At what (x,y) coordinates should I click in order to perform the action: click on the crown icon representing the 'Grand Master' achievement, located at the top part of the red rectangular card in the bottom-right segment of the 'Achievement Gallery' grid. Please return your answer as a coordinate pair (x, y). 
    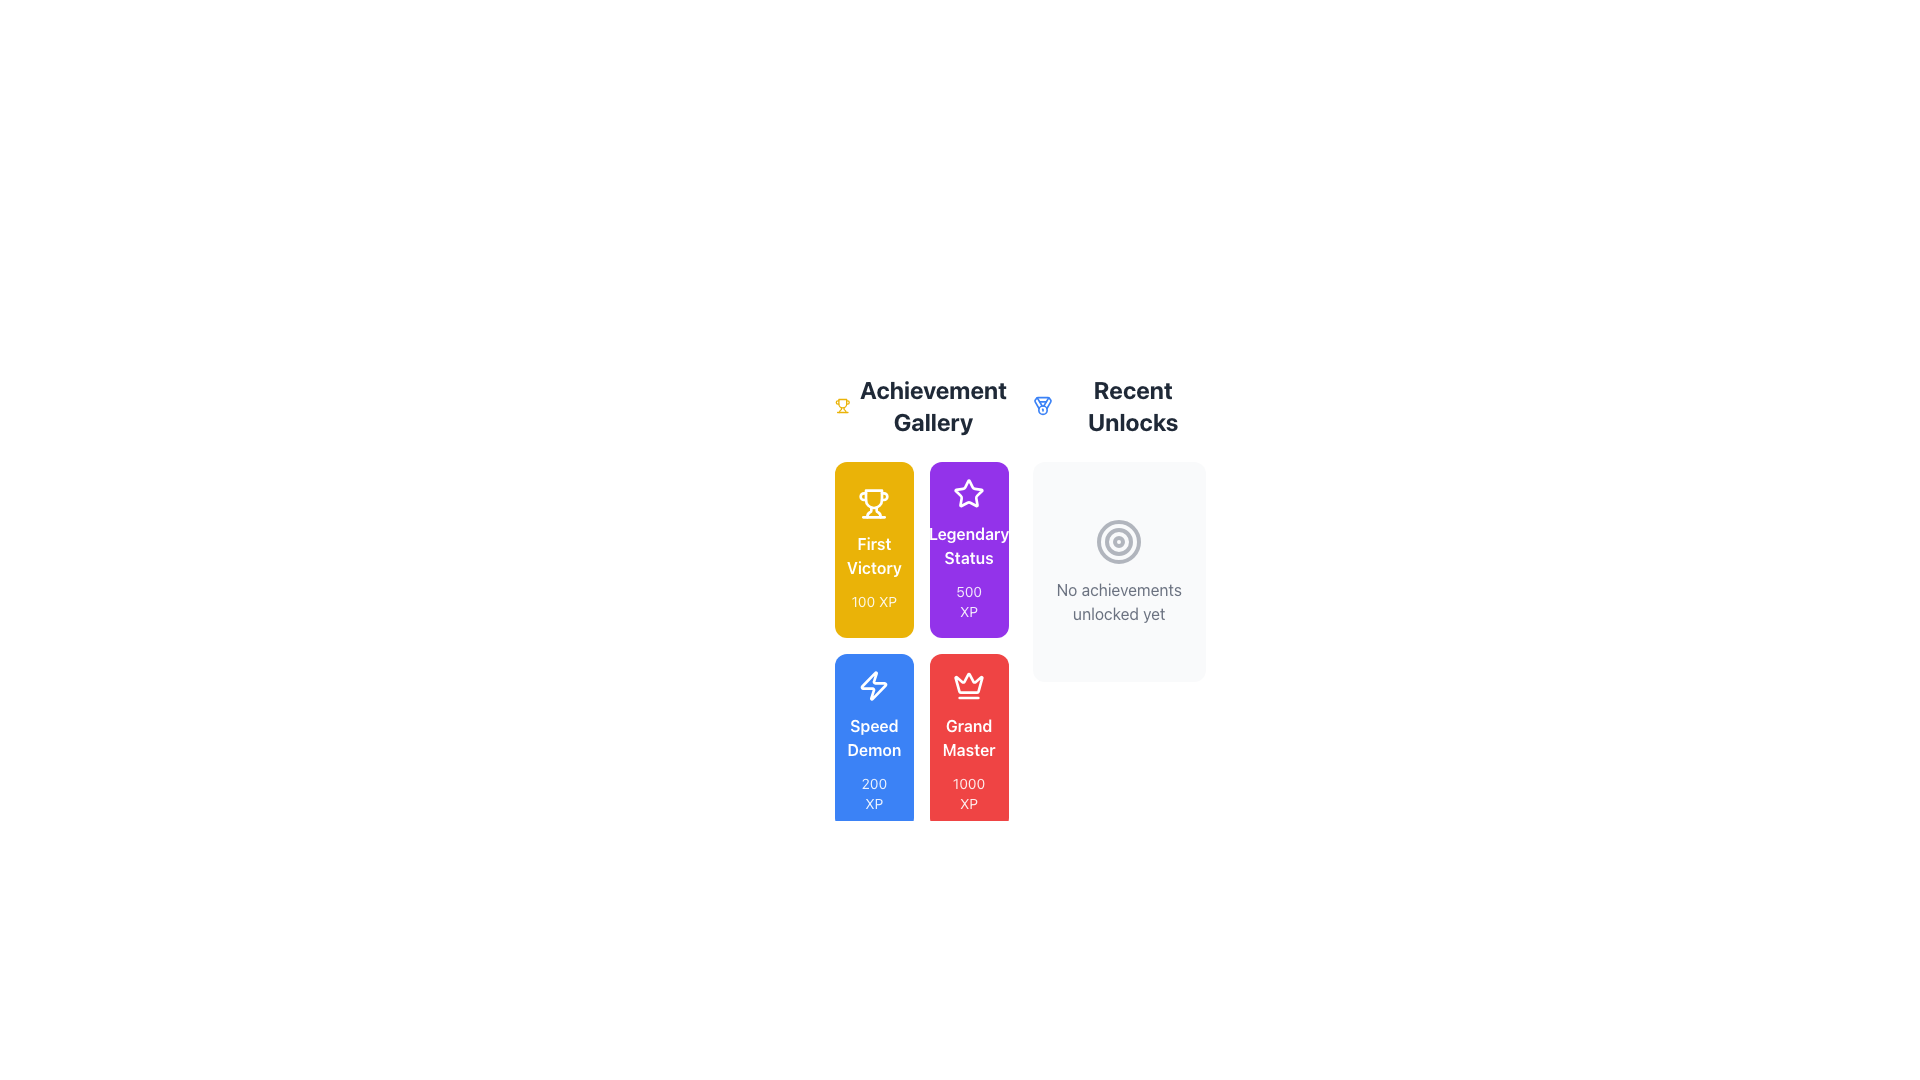
    Looking at the image, I should click on (969, 685).